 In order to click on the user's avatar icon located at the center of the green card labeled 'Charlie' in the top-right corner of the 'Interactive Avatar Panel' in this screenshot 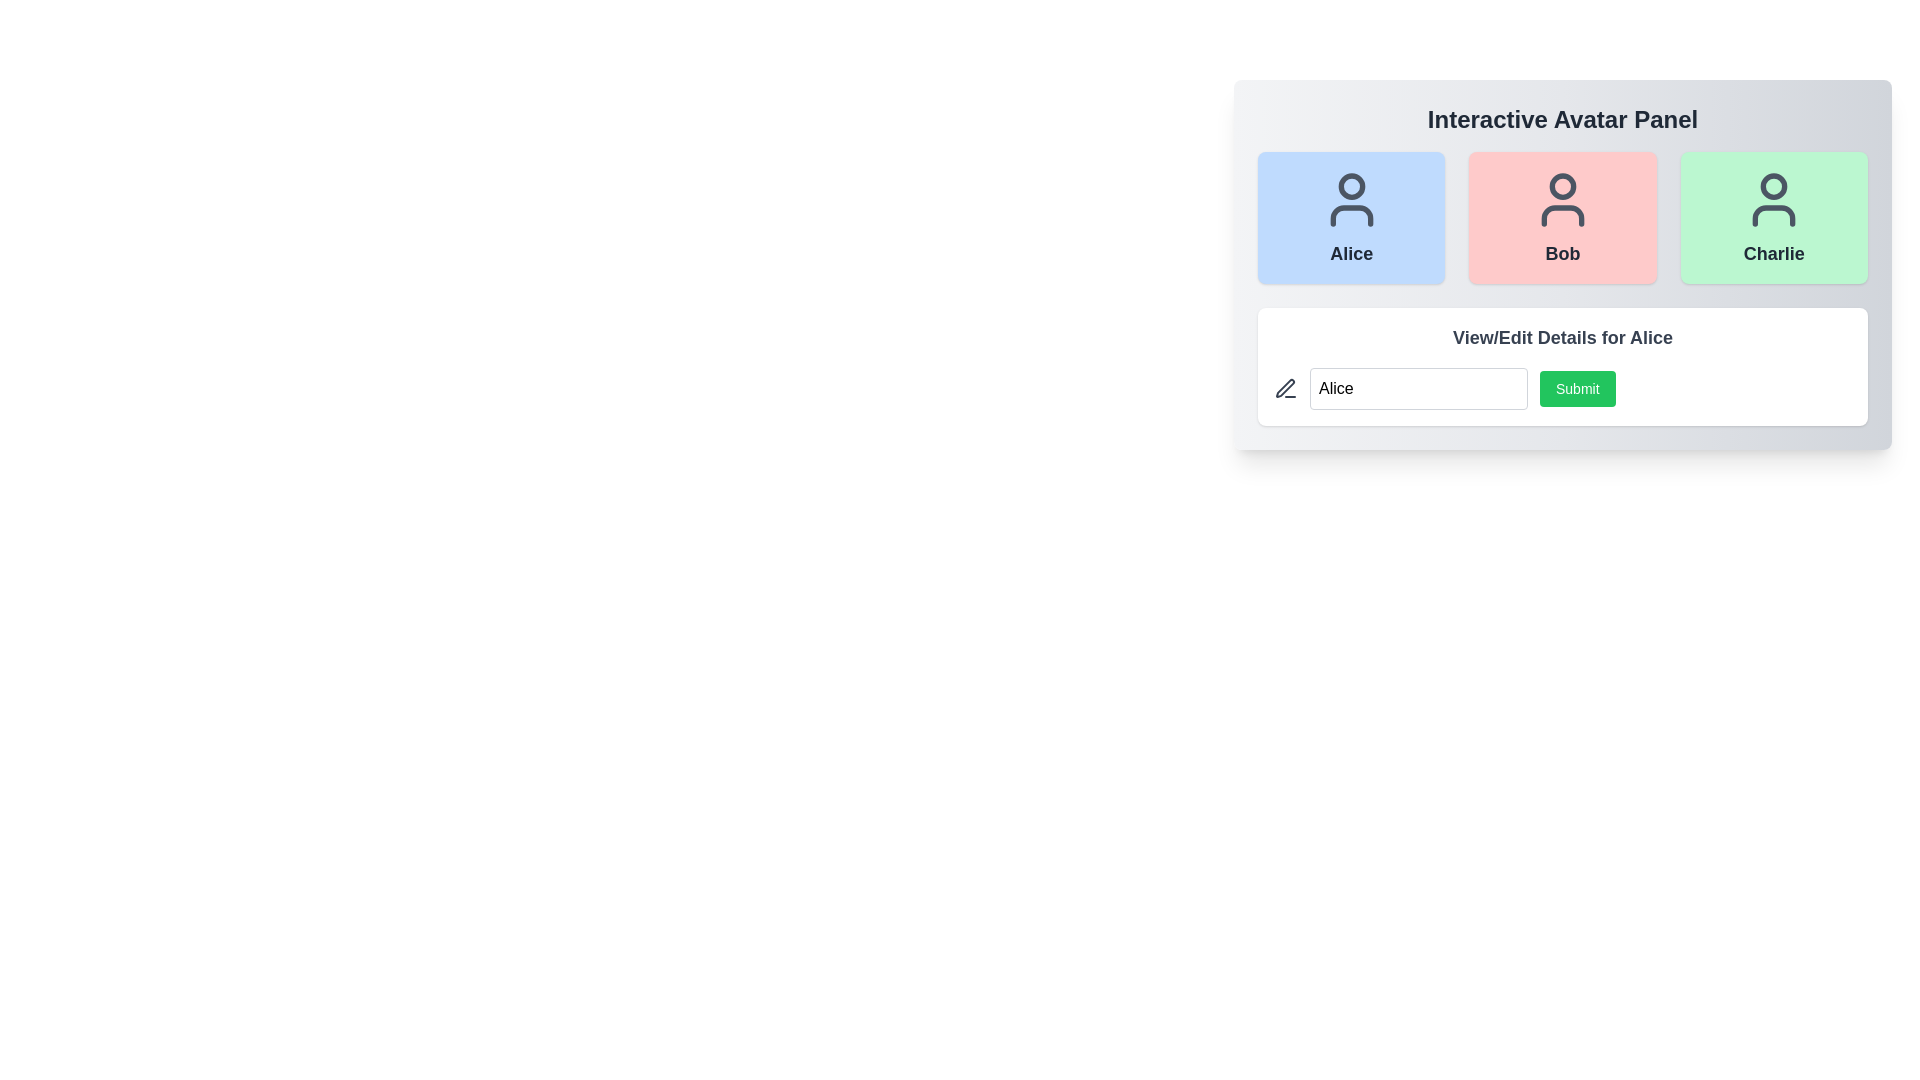, I will do `click(1774, 200)`.